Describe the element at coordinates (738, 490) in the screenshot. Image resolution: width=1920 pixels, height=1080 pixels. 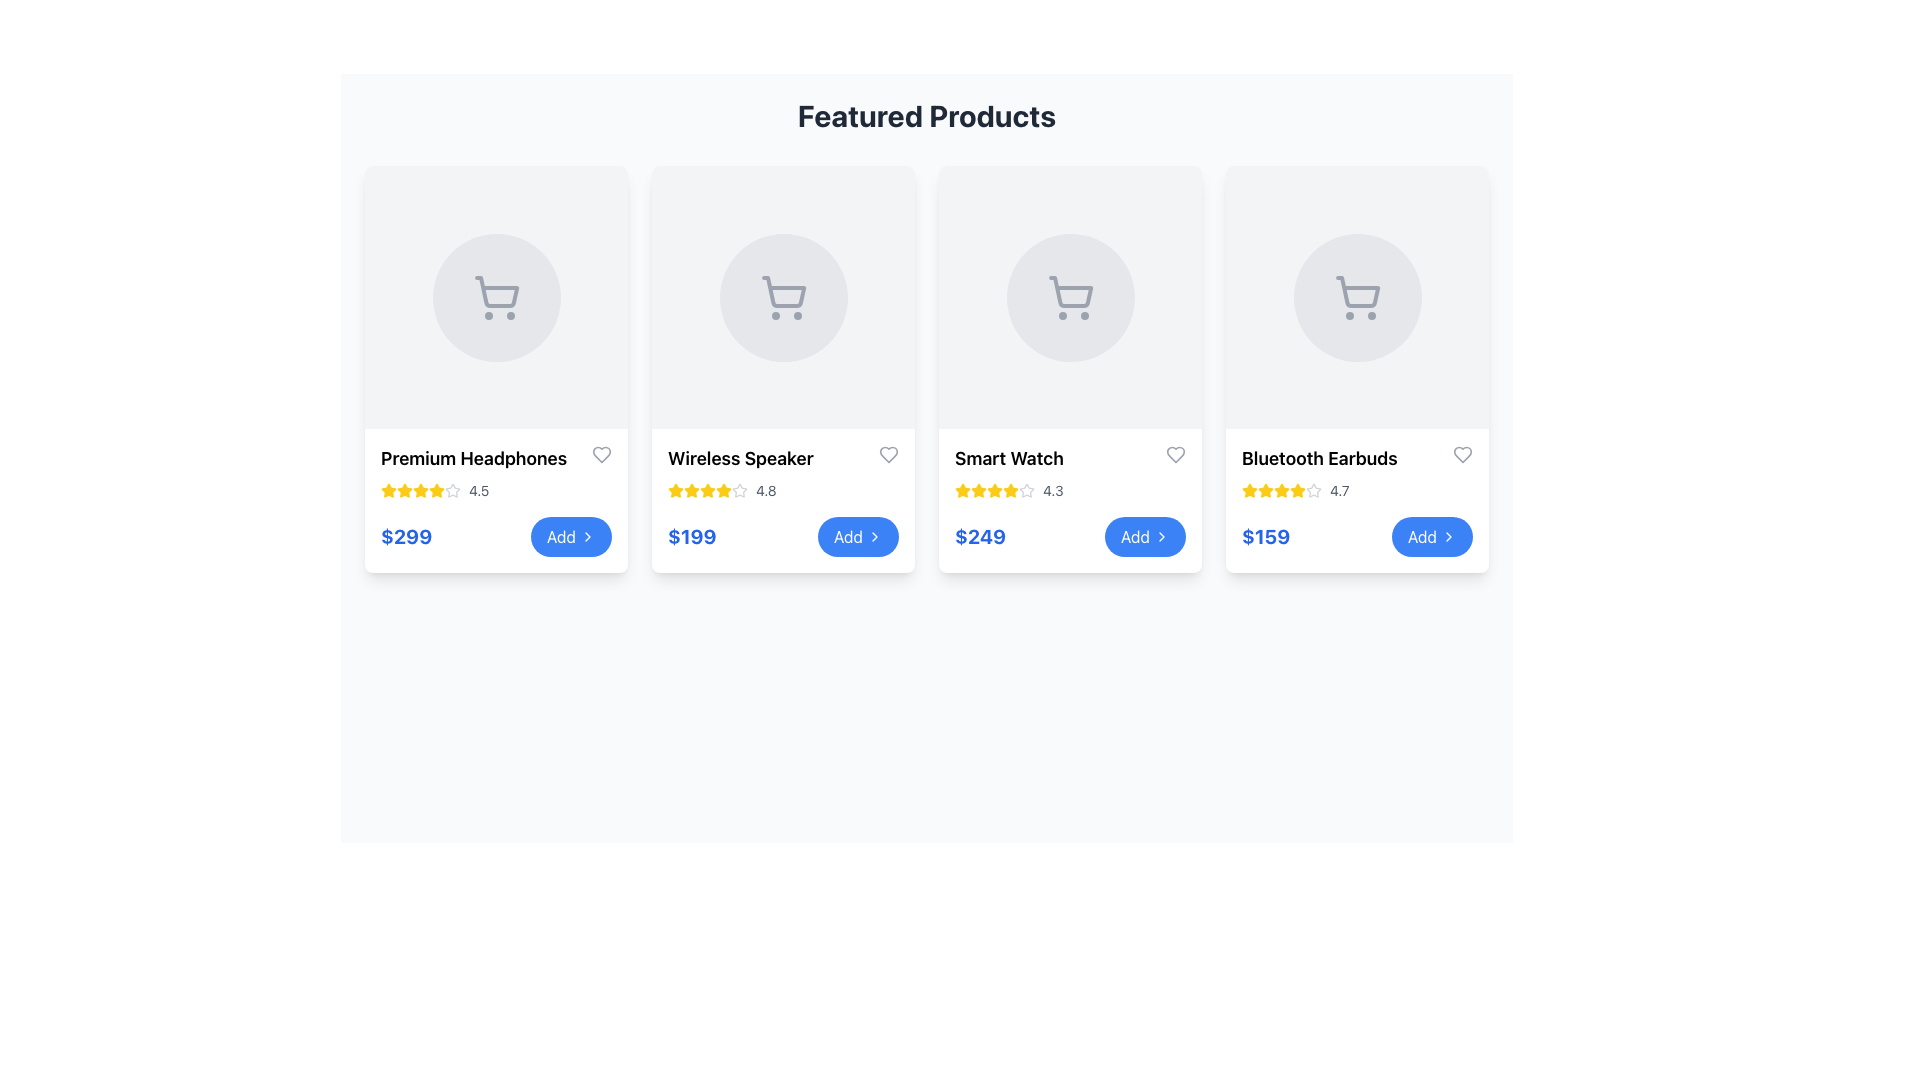
I see `the last gray outlined star icon representing the inactive state in the rating system for the 'Wireless Speaker' product card` at that location.